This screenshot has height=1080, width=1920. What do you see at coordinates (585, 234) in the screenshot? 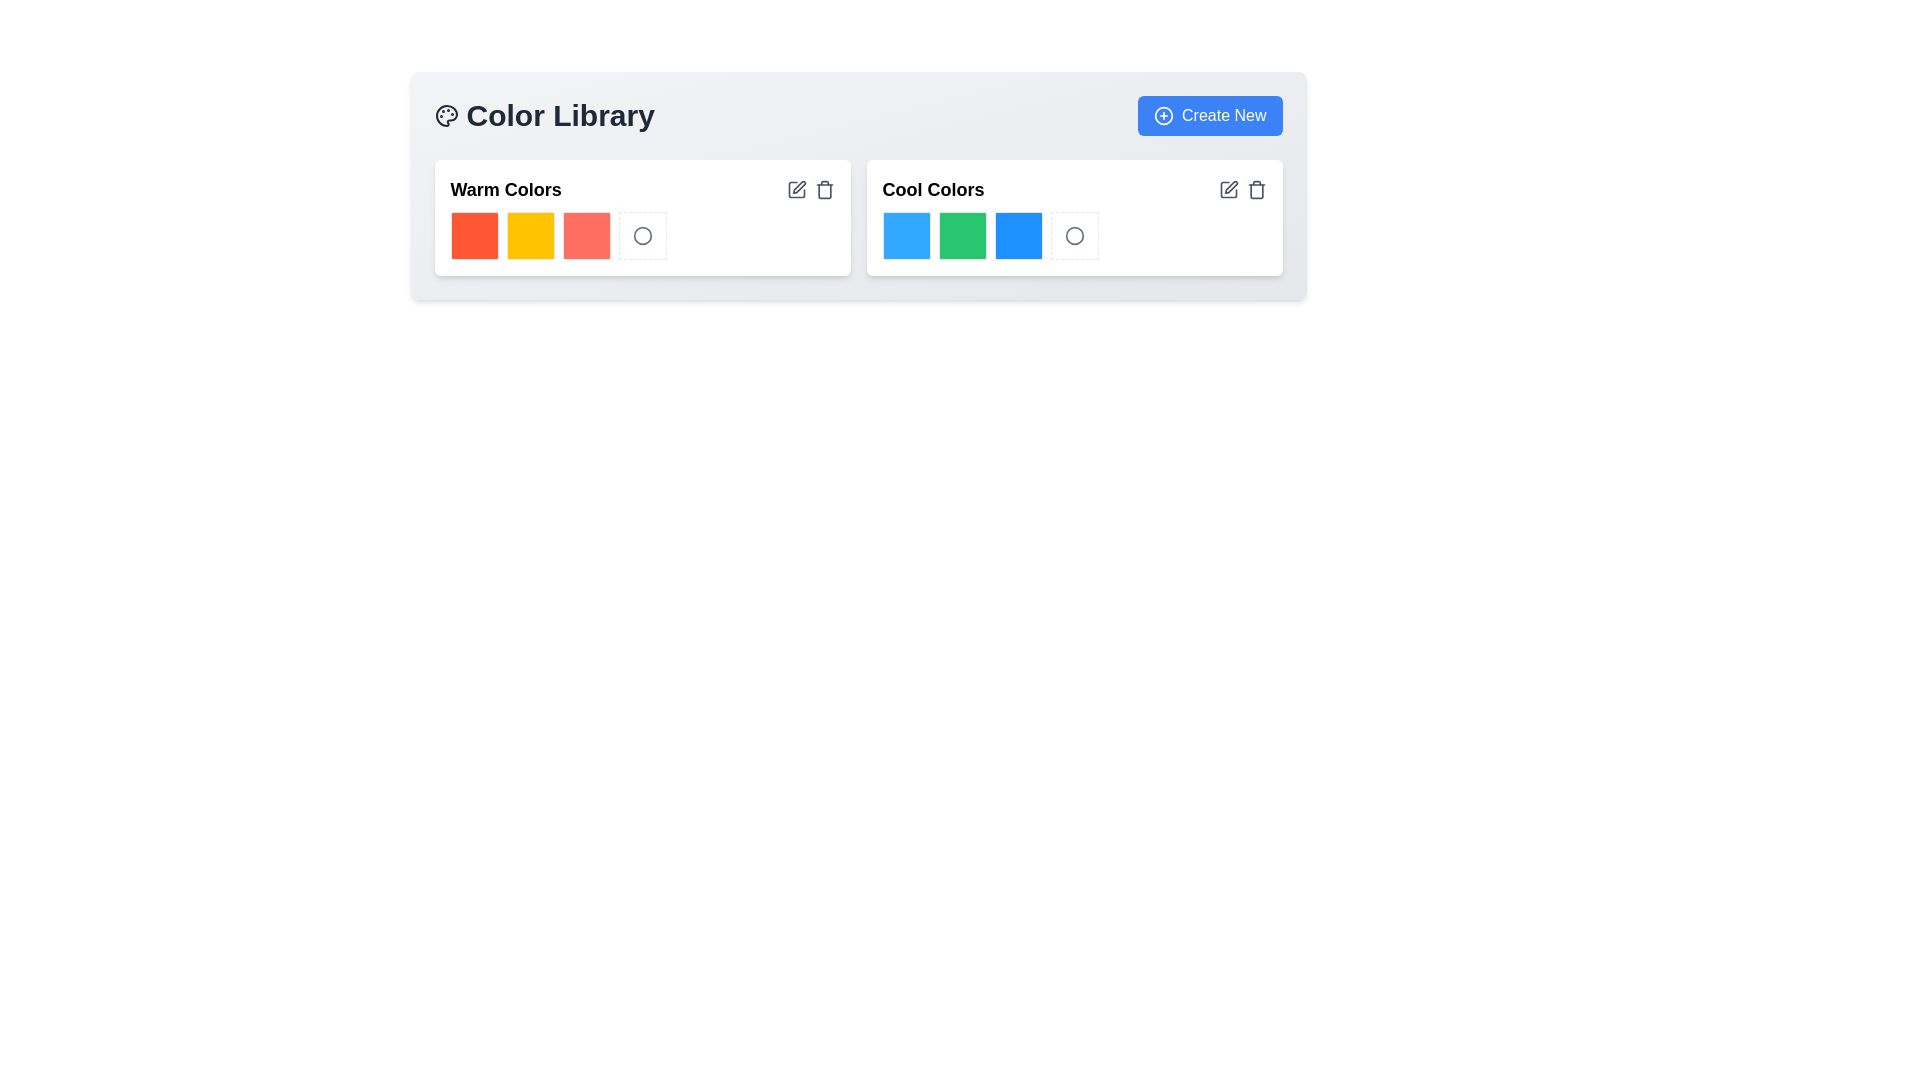
I see `the third Color Box in the 'Warm Colors' section of the 'Color Library' interface, which is a red square box with rounded corners` at bounding box center [585, 234].